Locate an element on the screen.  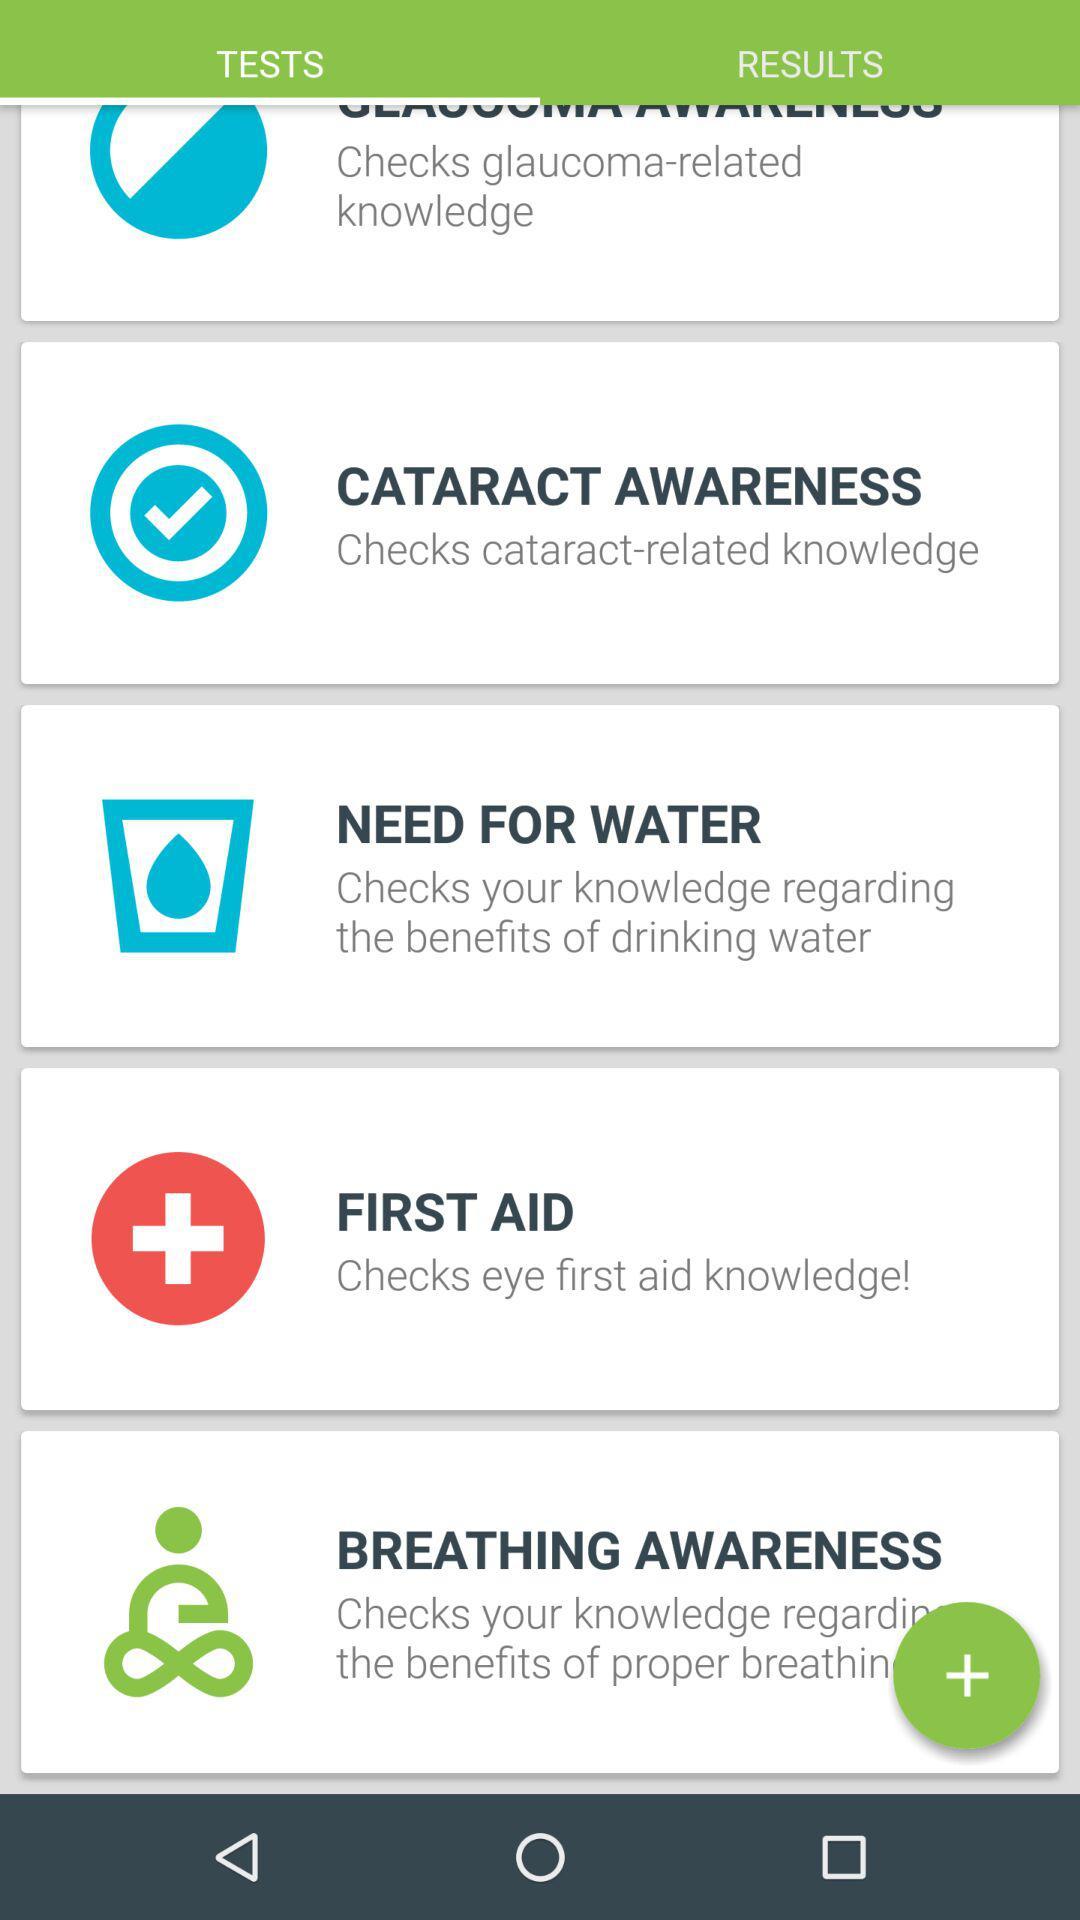
test is located at coordinates (965, 1675).